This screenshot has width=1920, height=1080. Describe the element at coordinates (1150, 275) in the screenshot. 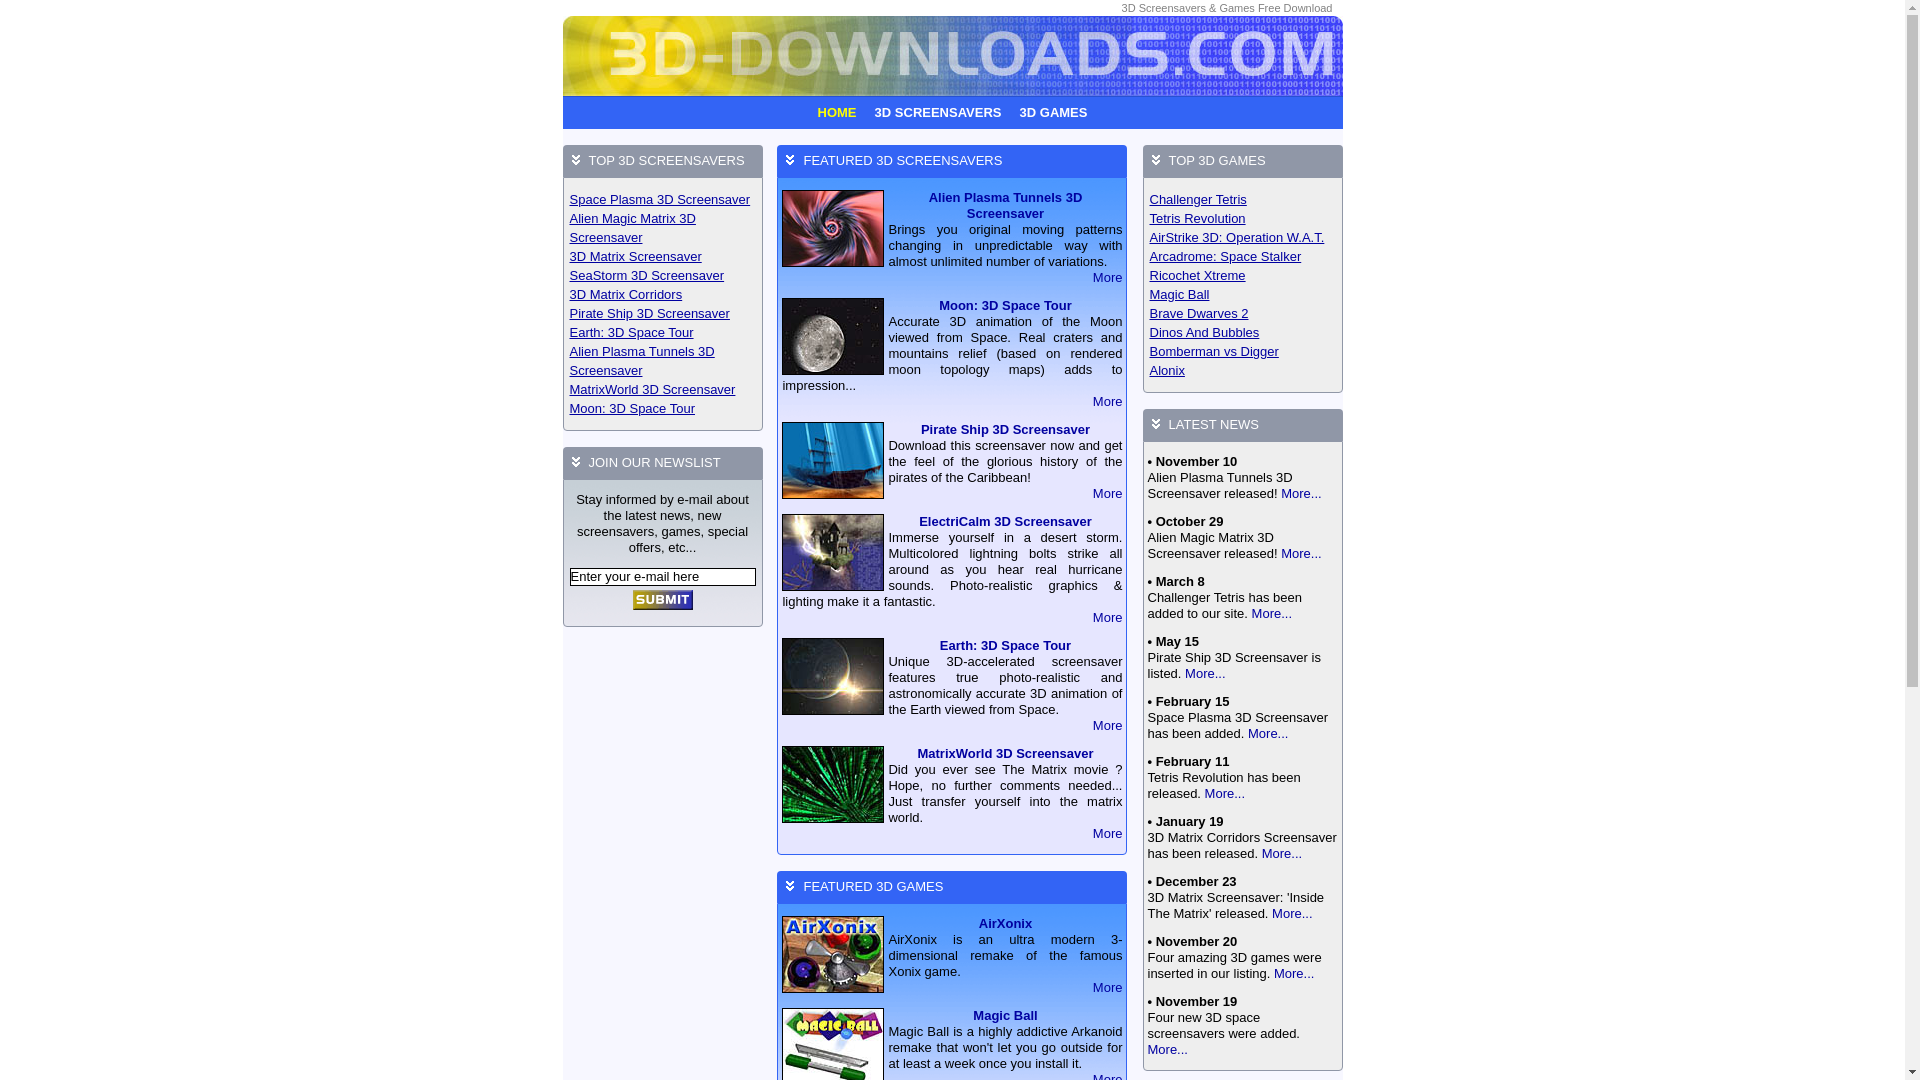

I see `'Ricochet Xtreme'` at that location.